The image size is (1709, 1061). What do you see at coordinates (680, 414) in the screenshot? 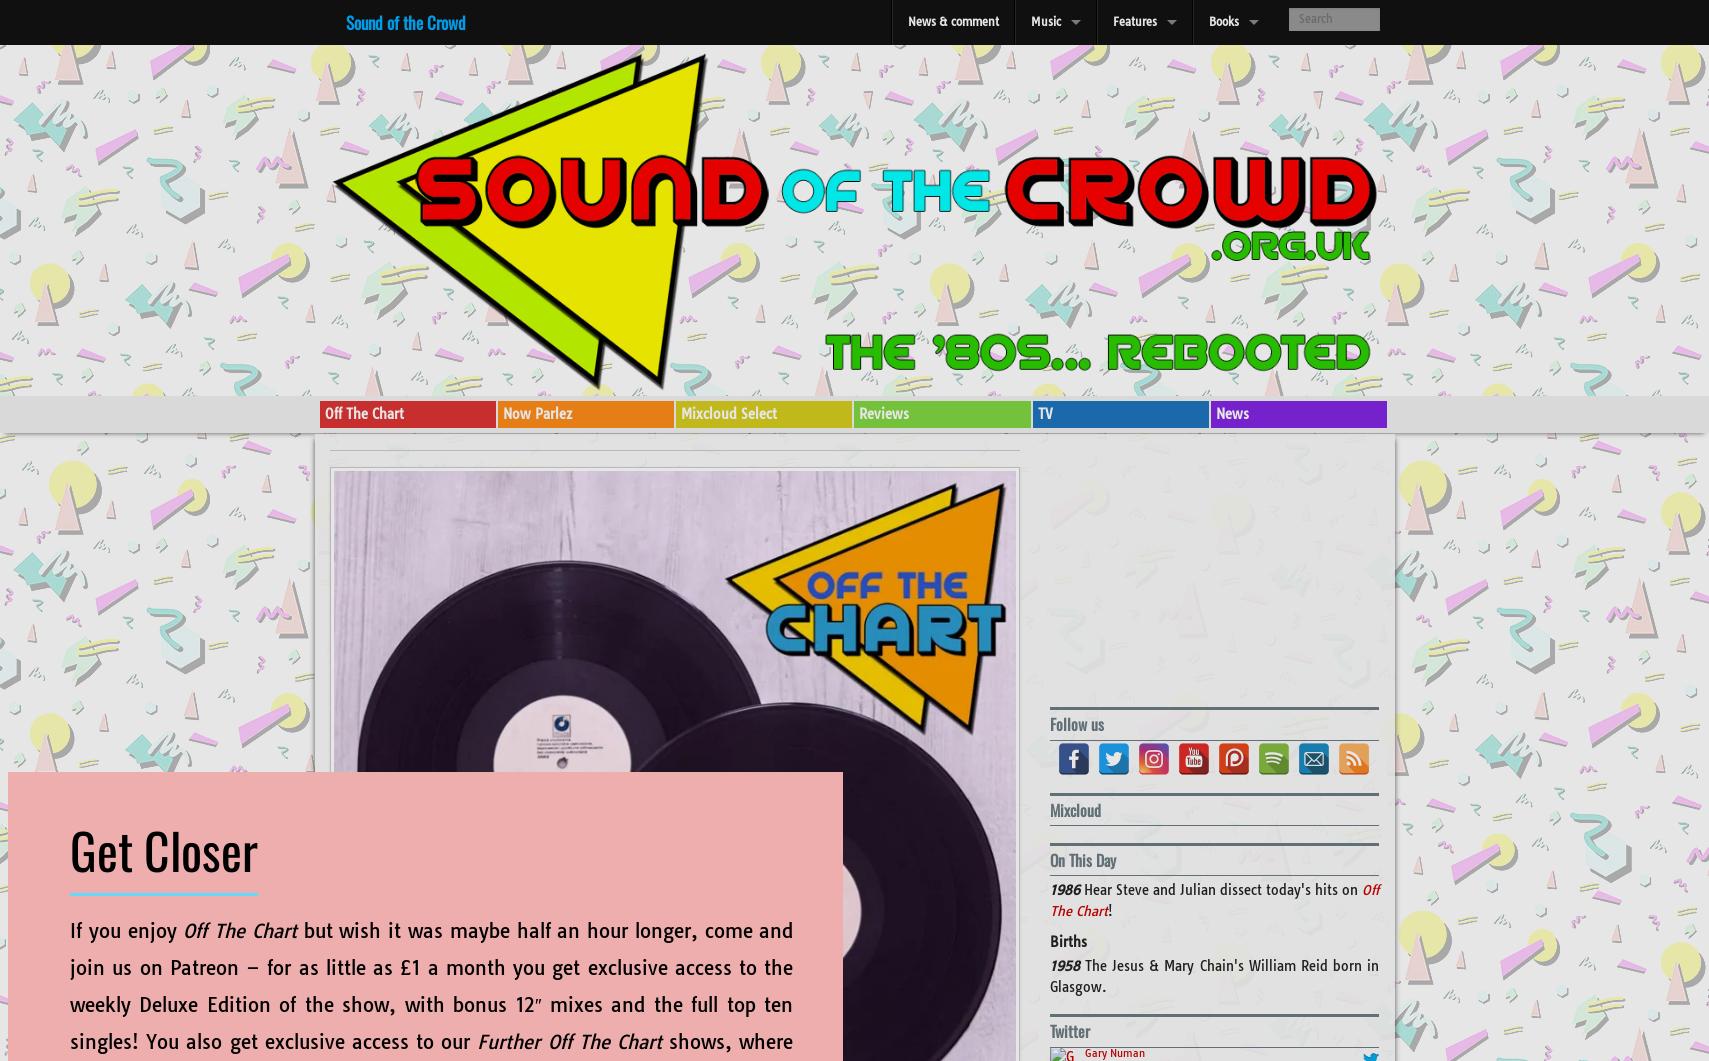
I see `'Mixcloud Select'` at bounding box center [680, 414].